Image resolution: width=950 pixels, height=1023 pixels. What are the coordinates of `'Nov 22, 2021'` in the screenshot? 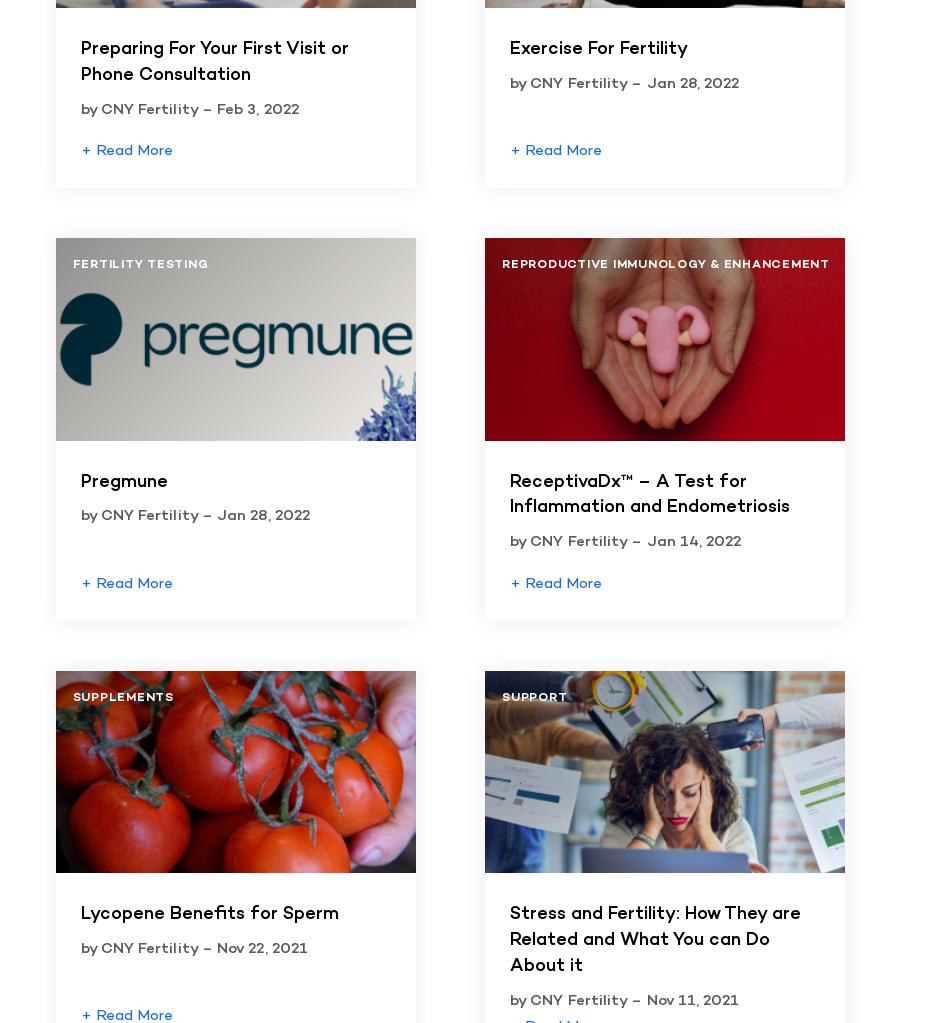 It's located at (261, 948).